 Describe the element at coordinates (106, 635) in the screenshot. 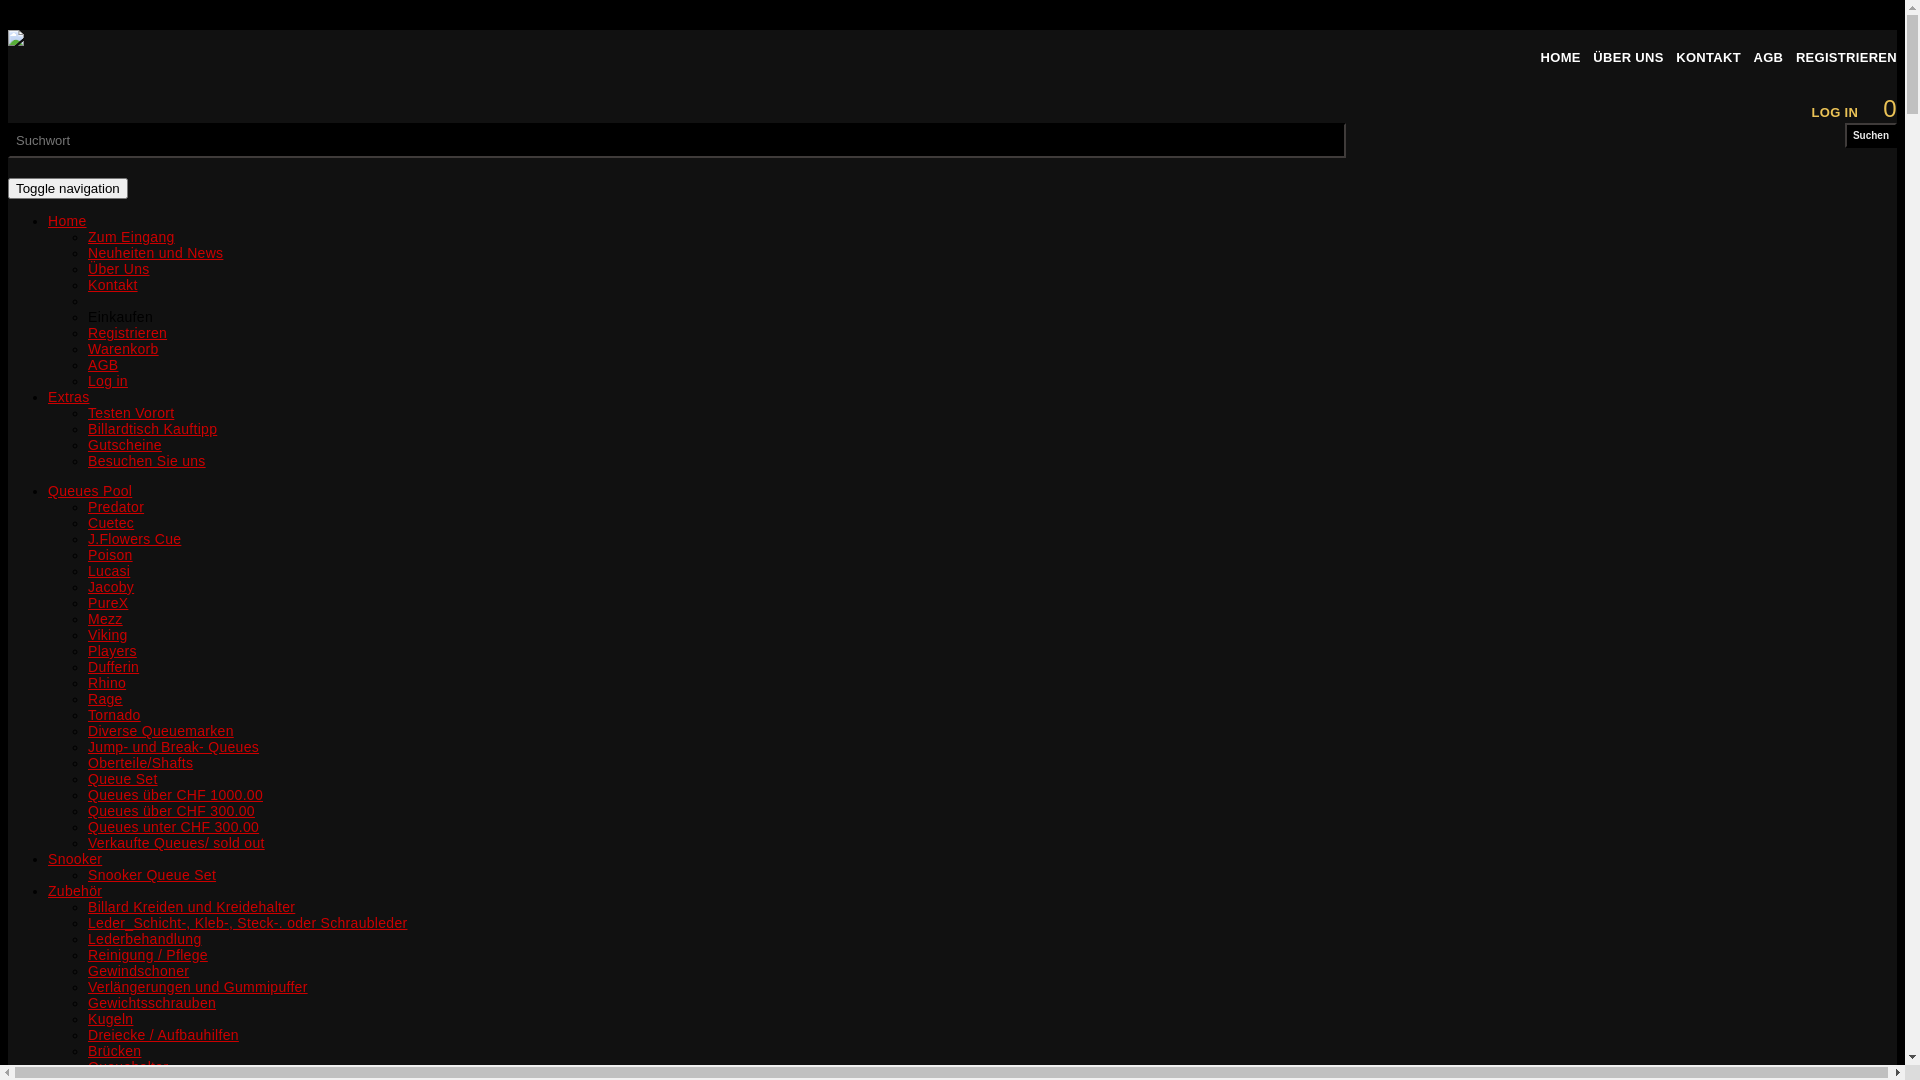

I see `'Viking'` at that location.